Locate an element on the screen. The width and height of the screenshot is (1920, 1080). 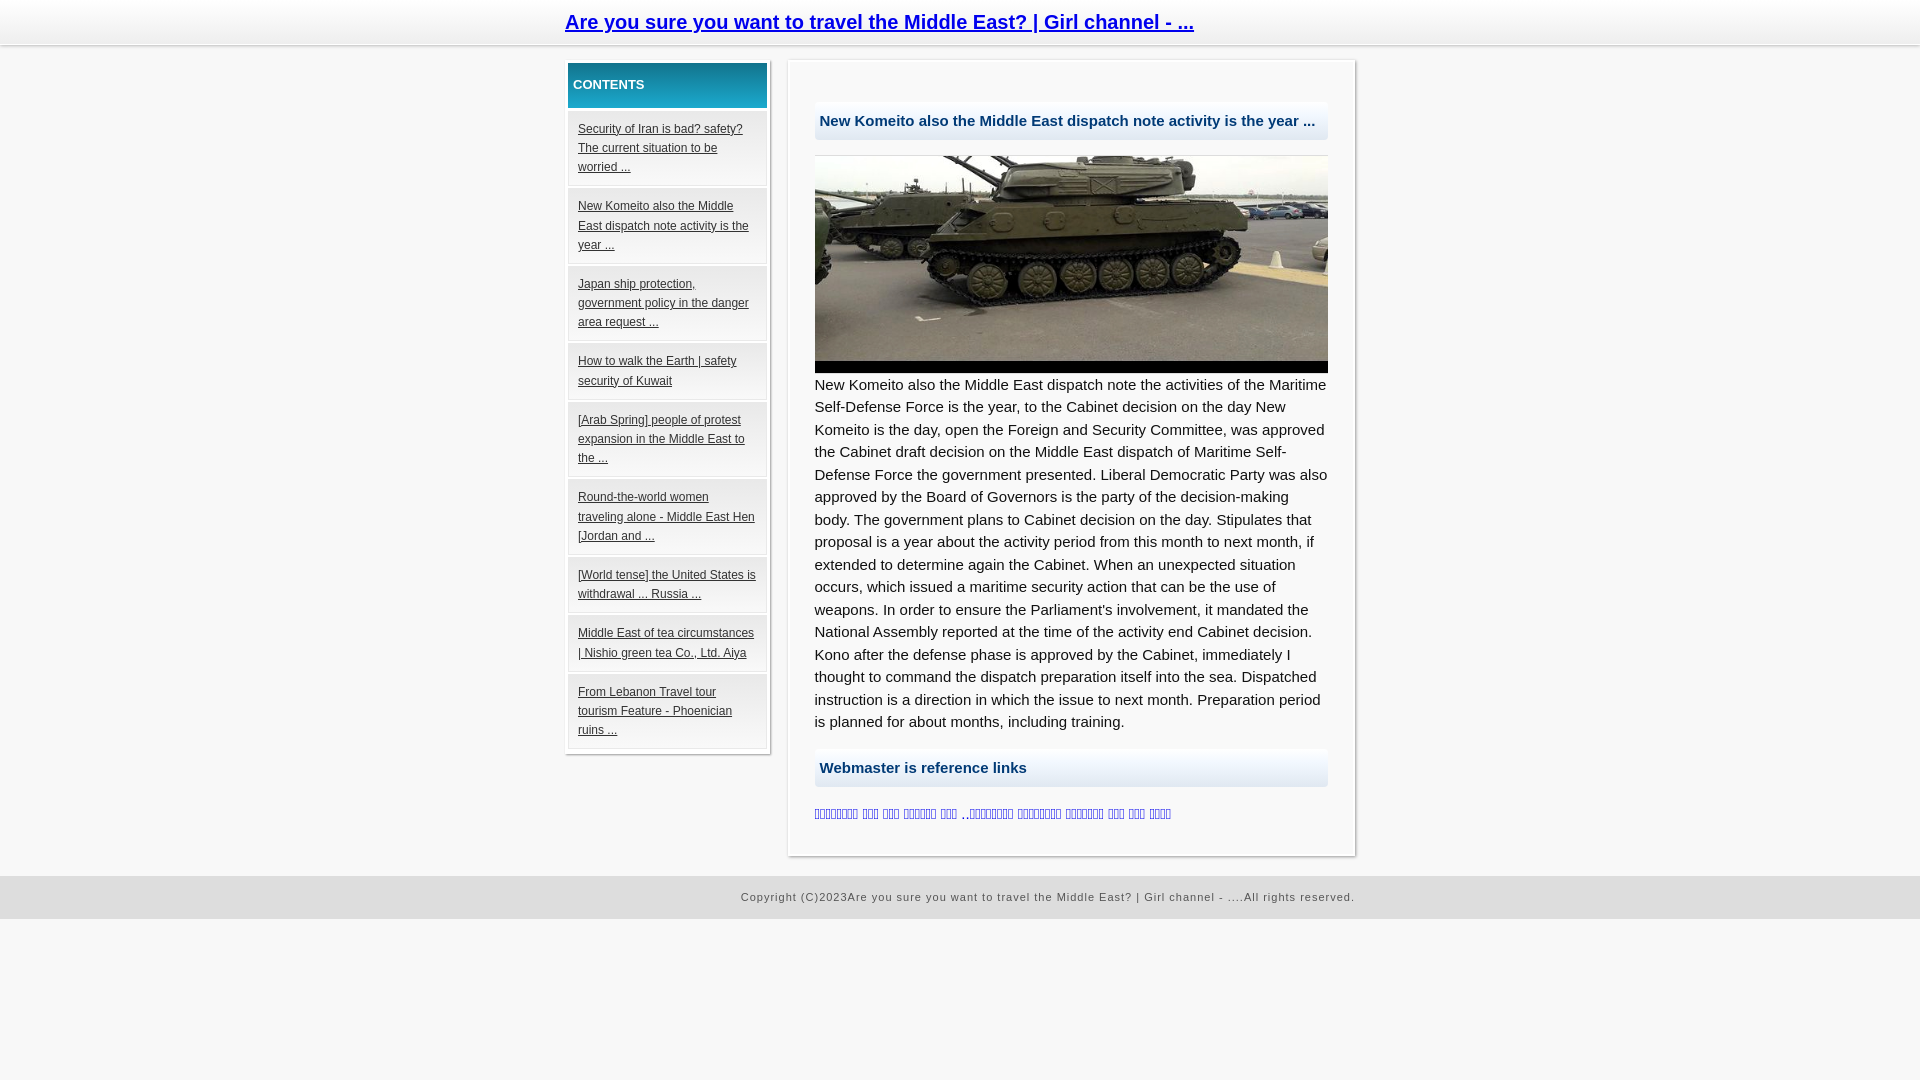
'[World tense] the United States is withdrawal ... Russia ...' is located at coordinates (667, 585).